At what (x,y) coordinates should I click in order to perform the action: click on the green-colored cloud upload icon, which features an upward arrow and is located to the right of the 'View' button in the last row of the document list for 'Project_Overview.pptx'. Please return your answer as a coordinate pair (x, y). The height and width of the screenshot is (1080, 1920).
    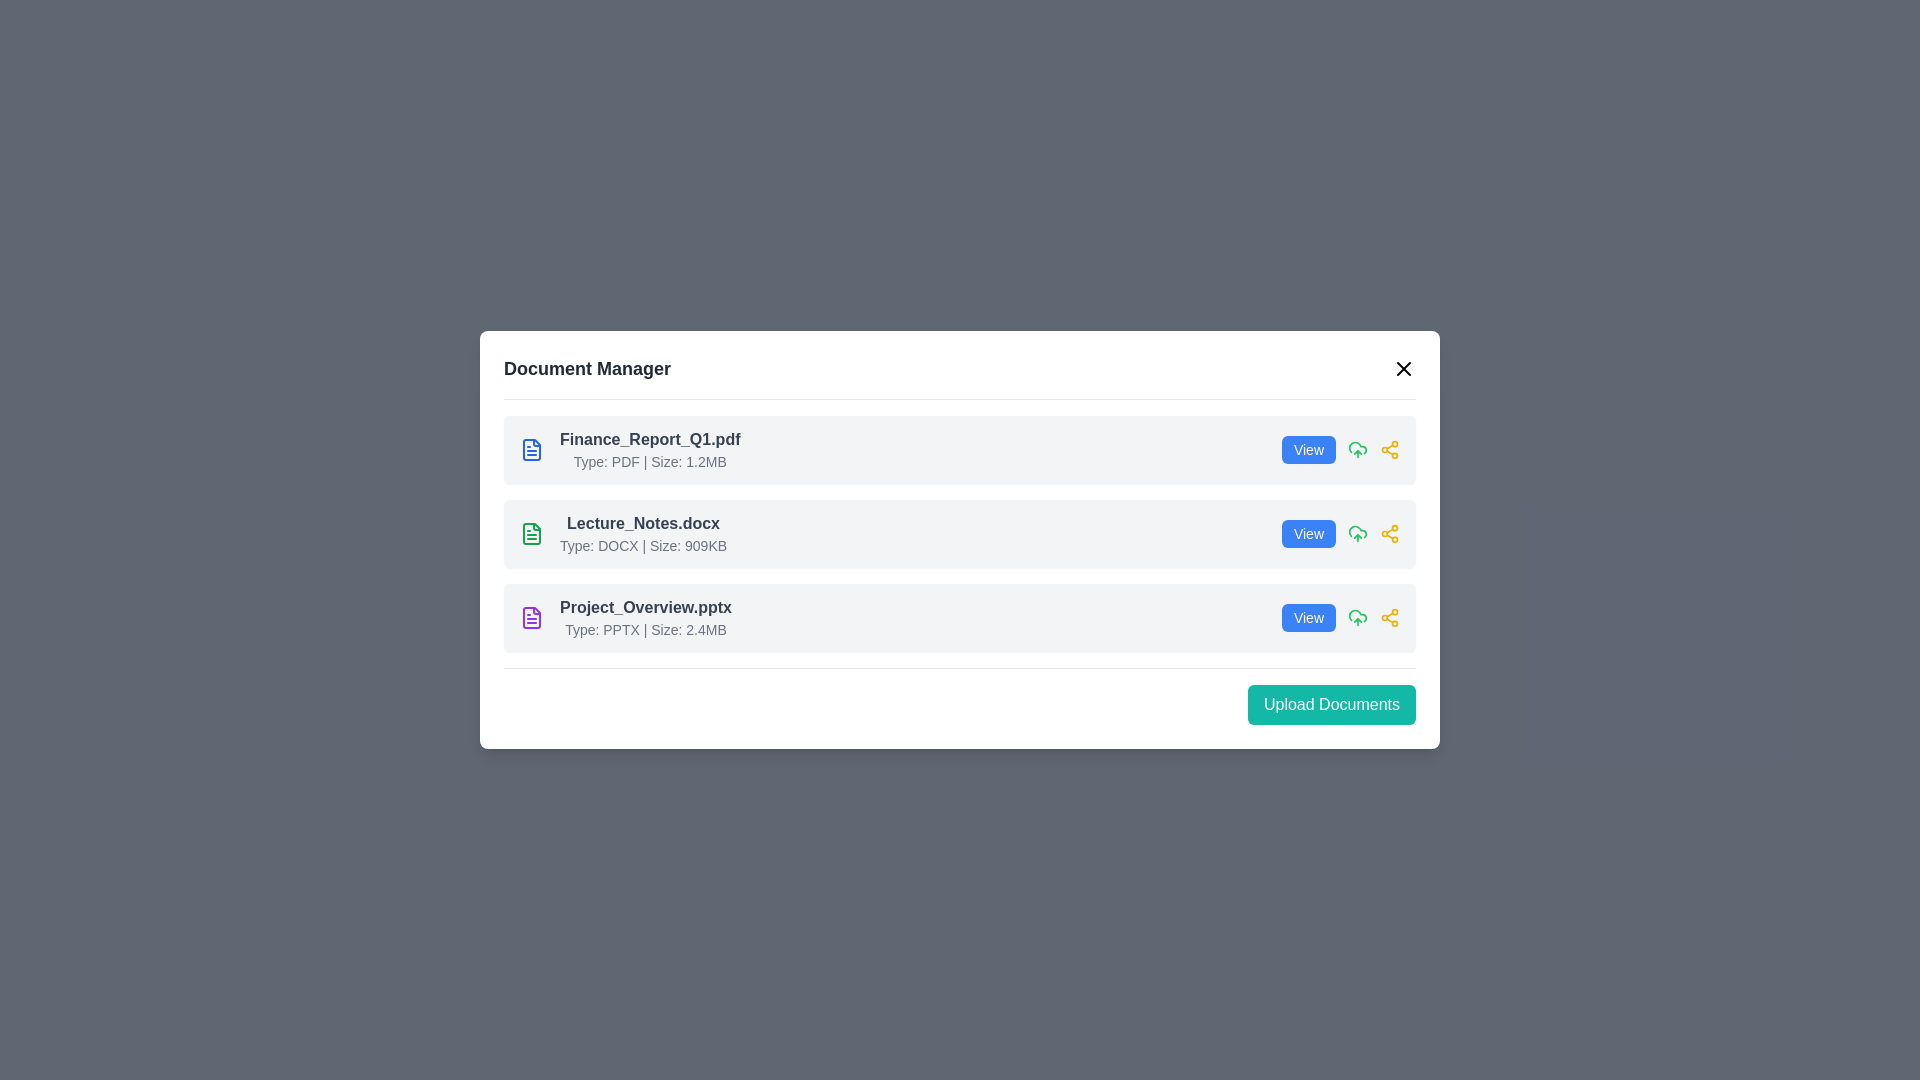
    Looking at the image, I should click on (1358, 616).